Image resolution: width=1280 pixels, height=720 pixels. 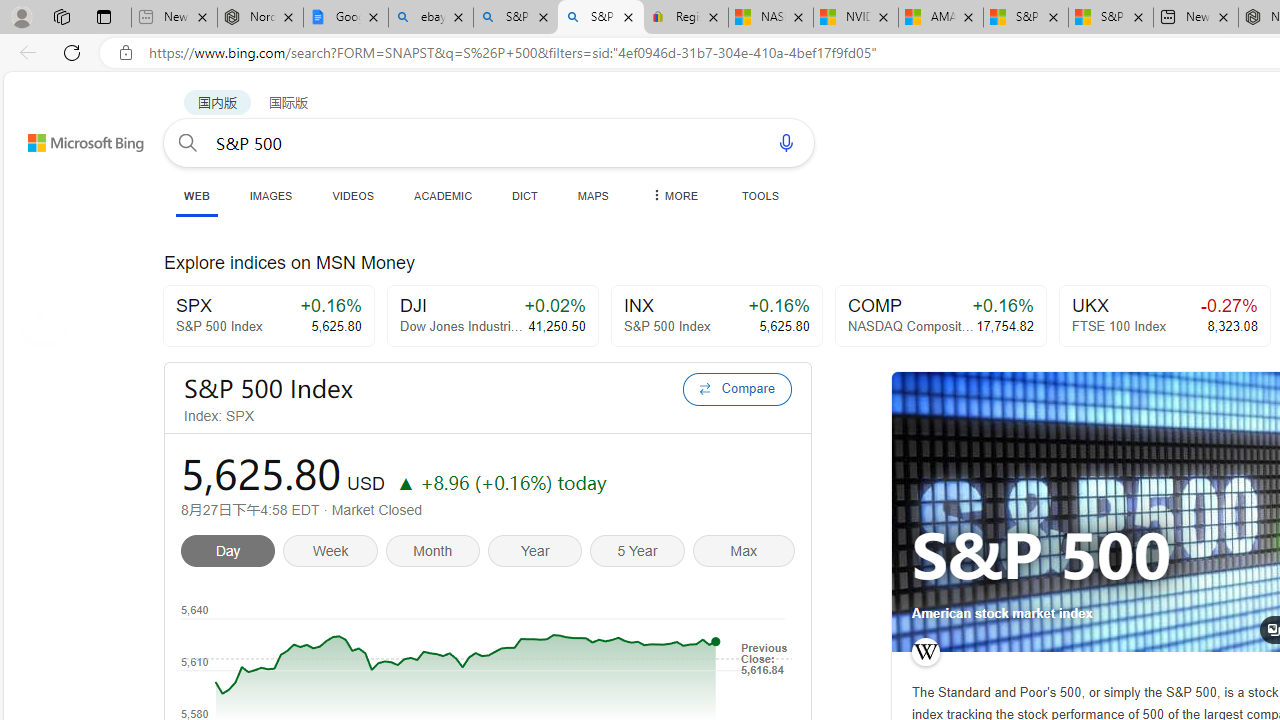 What do you see at coordinates (538, 553) in the screenshot?
I see `'Year'` at bounding box center [538, 553].